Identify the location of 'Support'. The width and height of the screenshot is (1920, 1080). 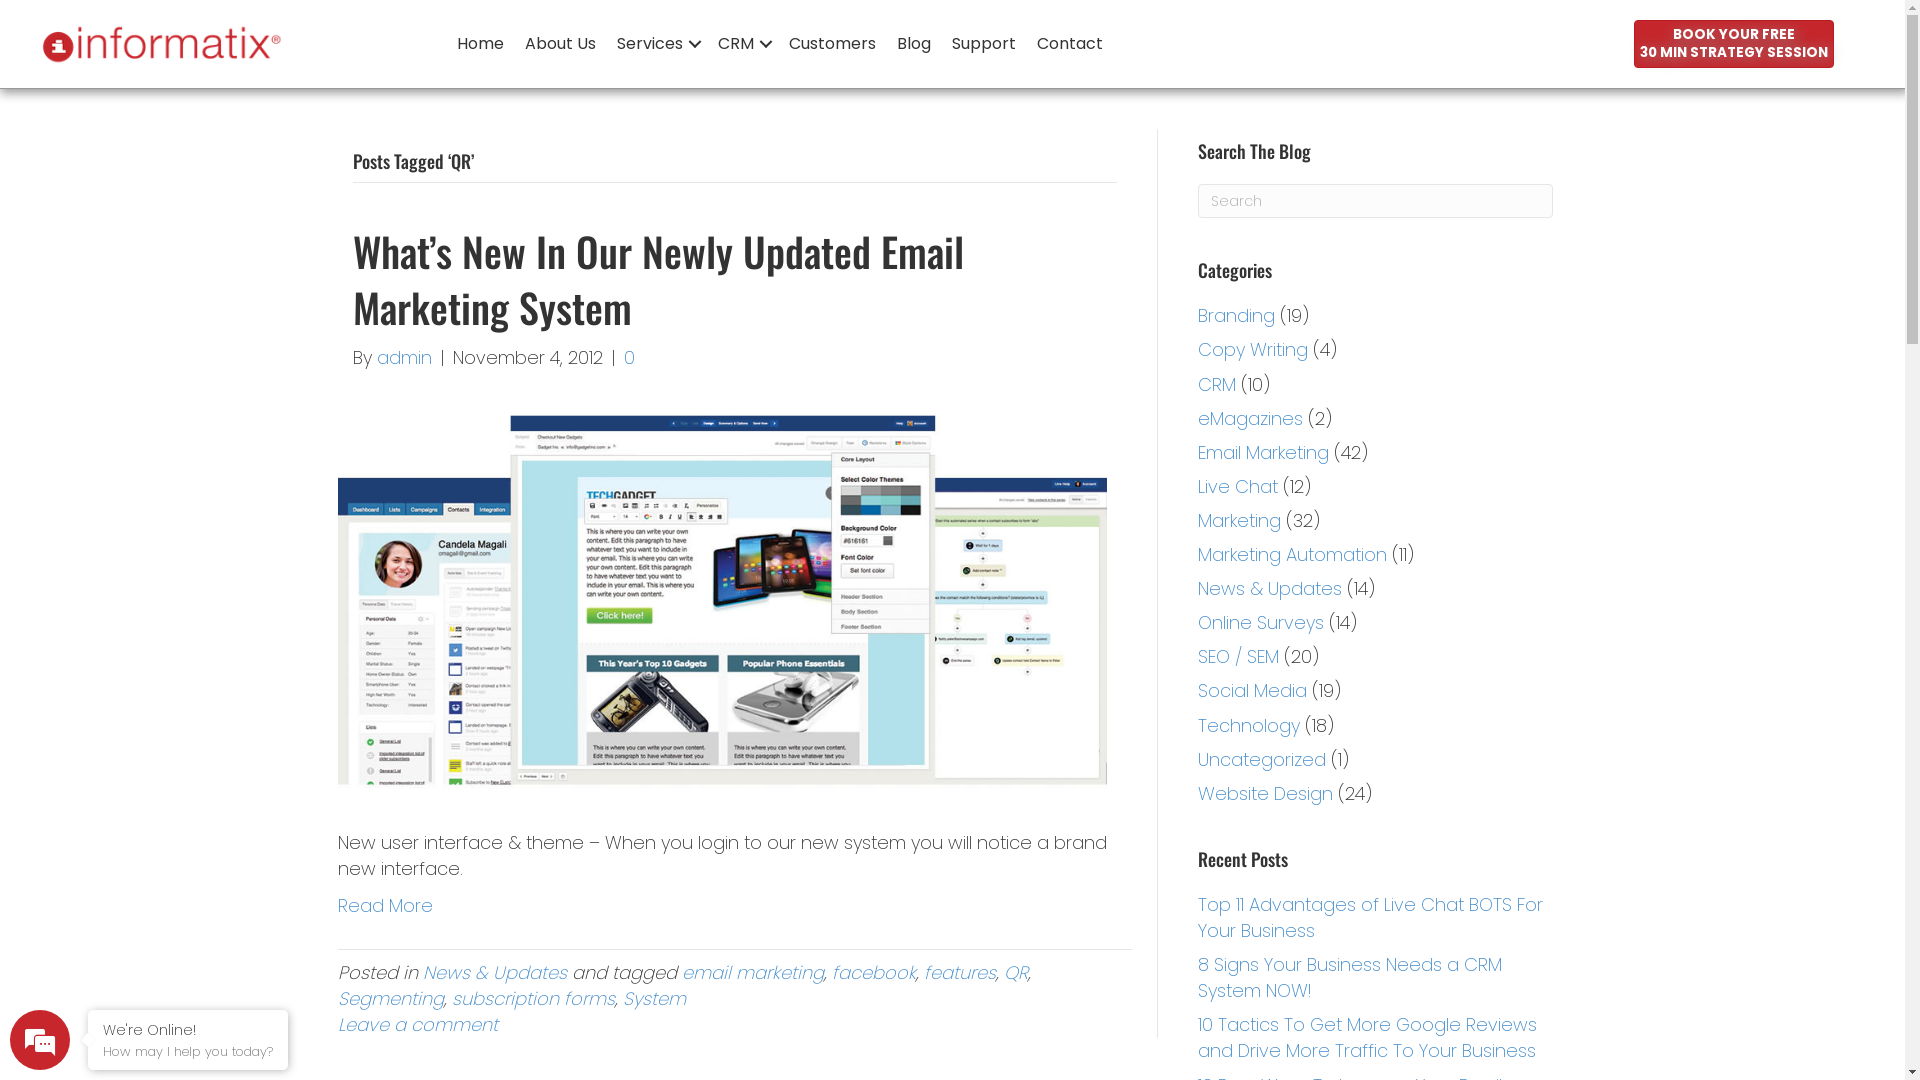
(983, 43).